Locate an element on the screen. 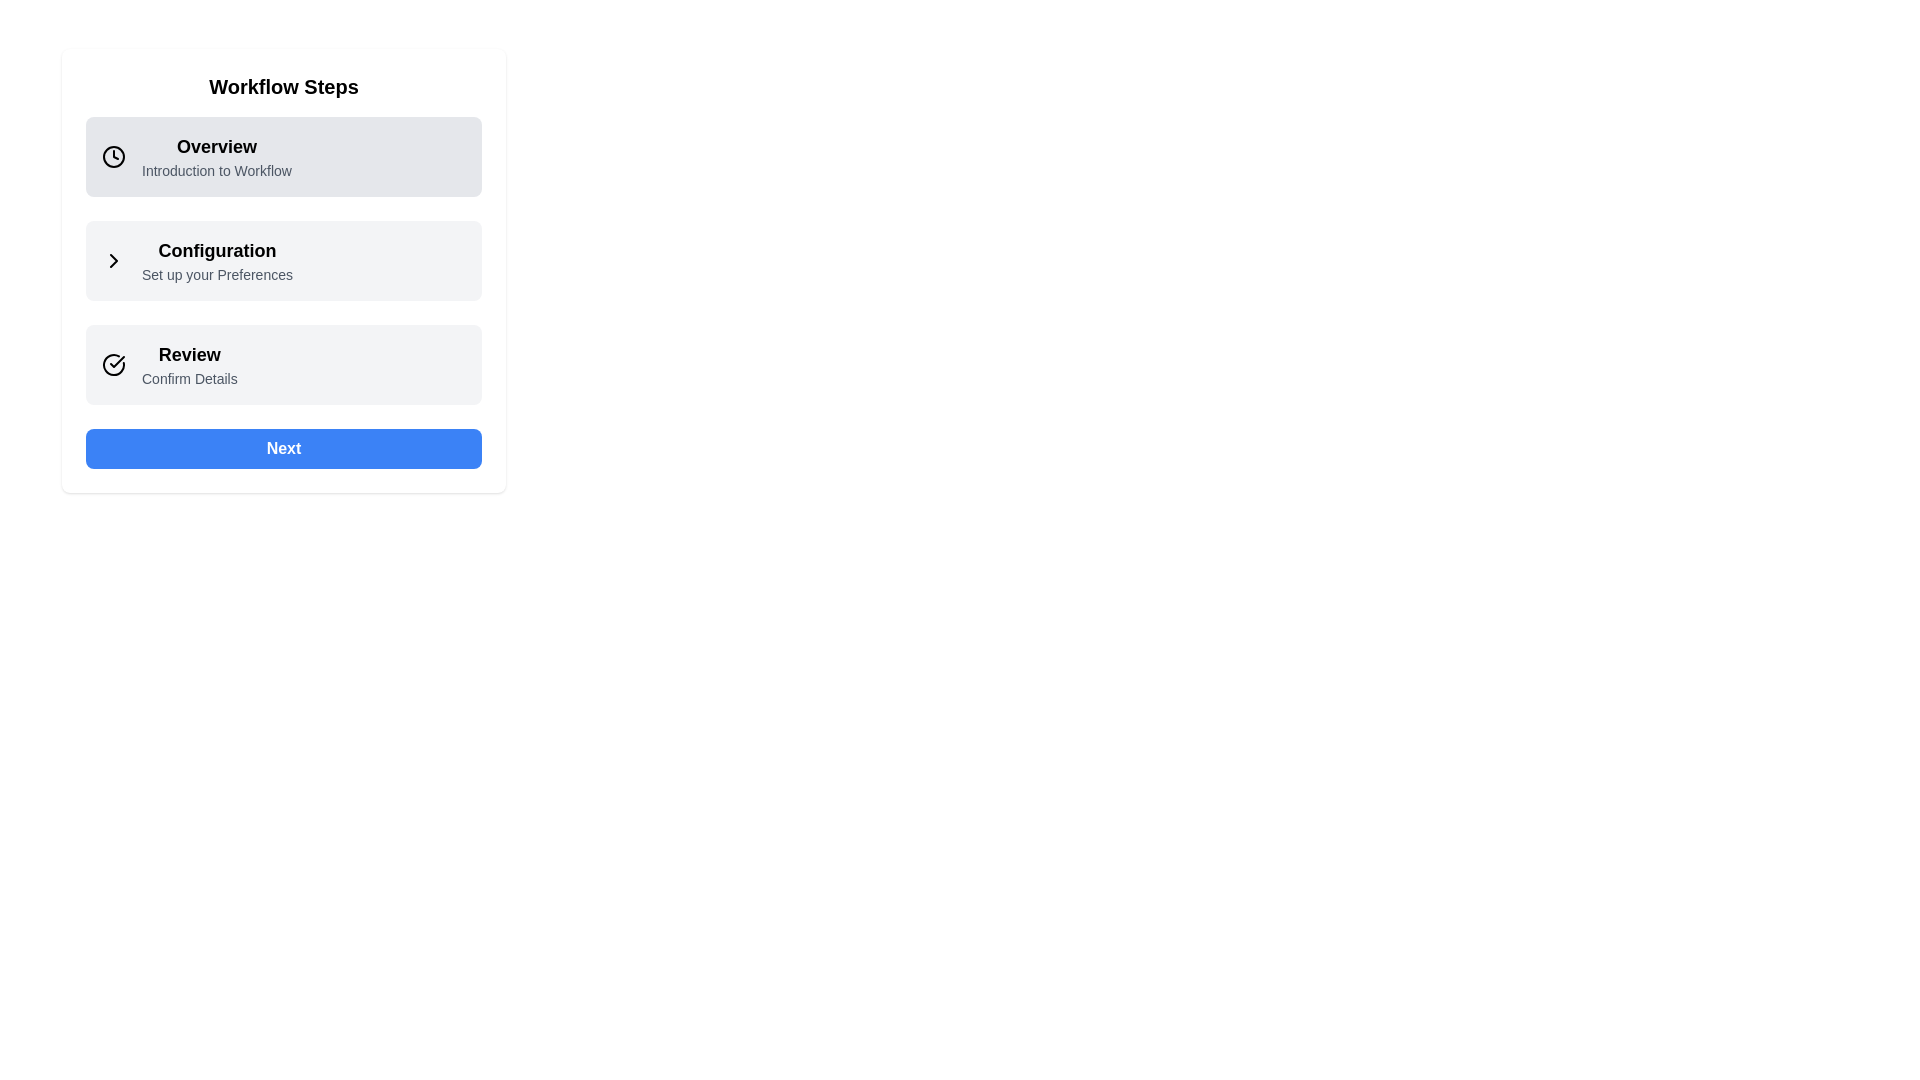  the completion indicator icon located at the top left corner of the 'Review' section in the workflow listing is located at coordinates (120, 365).